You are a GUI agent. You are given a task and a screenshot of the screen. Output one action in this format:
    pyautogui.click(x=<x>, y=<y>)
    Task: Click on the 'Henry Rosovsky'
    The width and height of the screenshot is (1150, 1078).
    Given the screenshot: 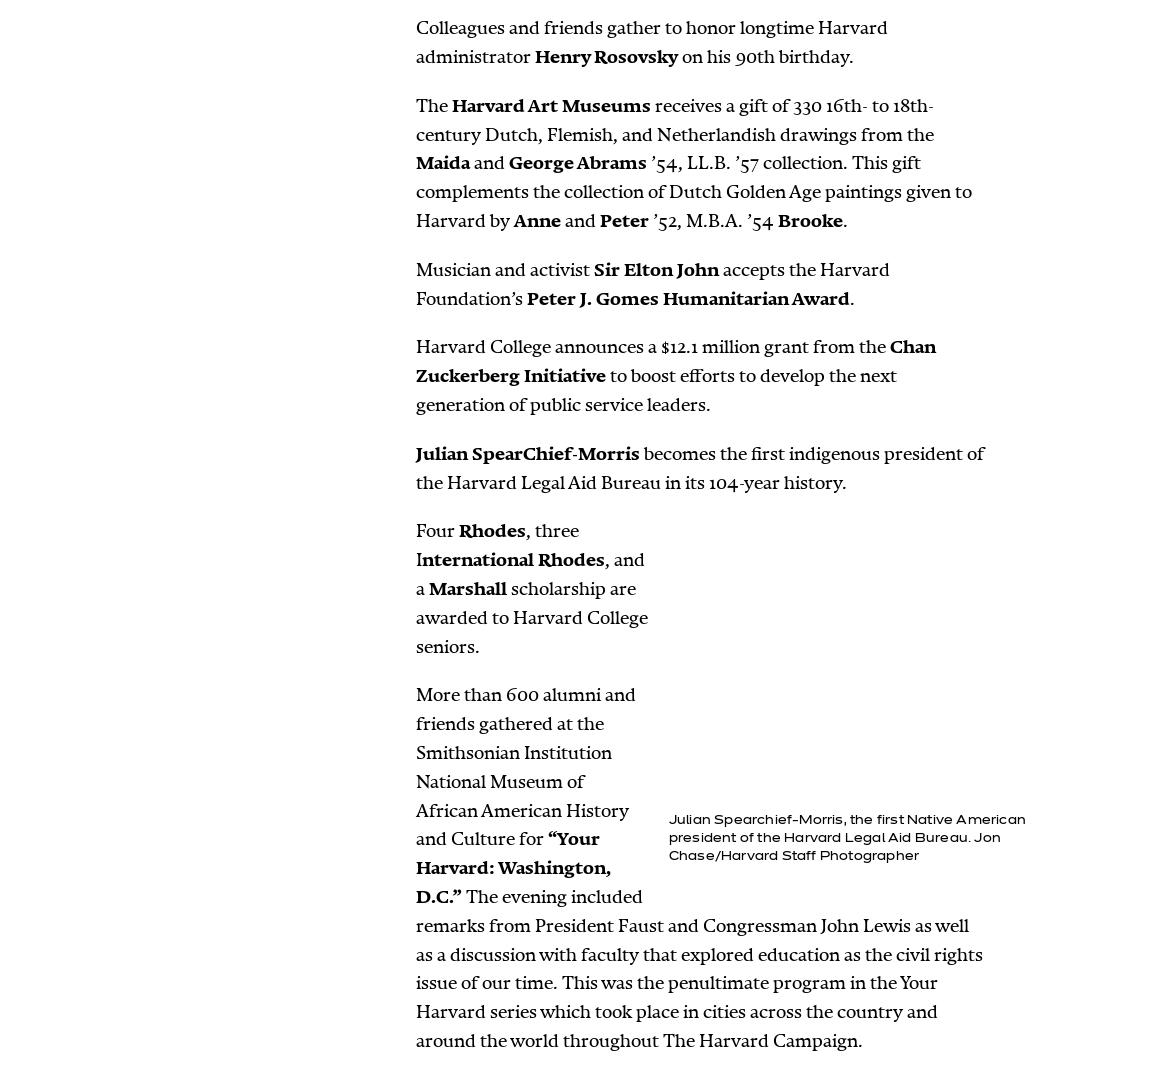 What is the action you would take?
    pyautogui.click(x=605, y=57)
    